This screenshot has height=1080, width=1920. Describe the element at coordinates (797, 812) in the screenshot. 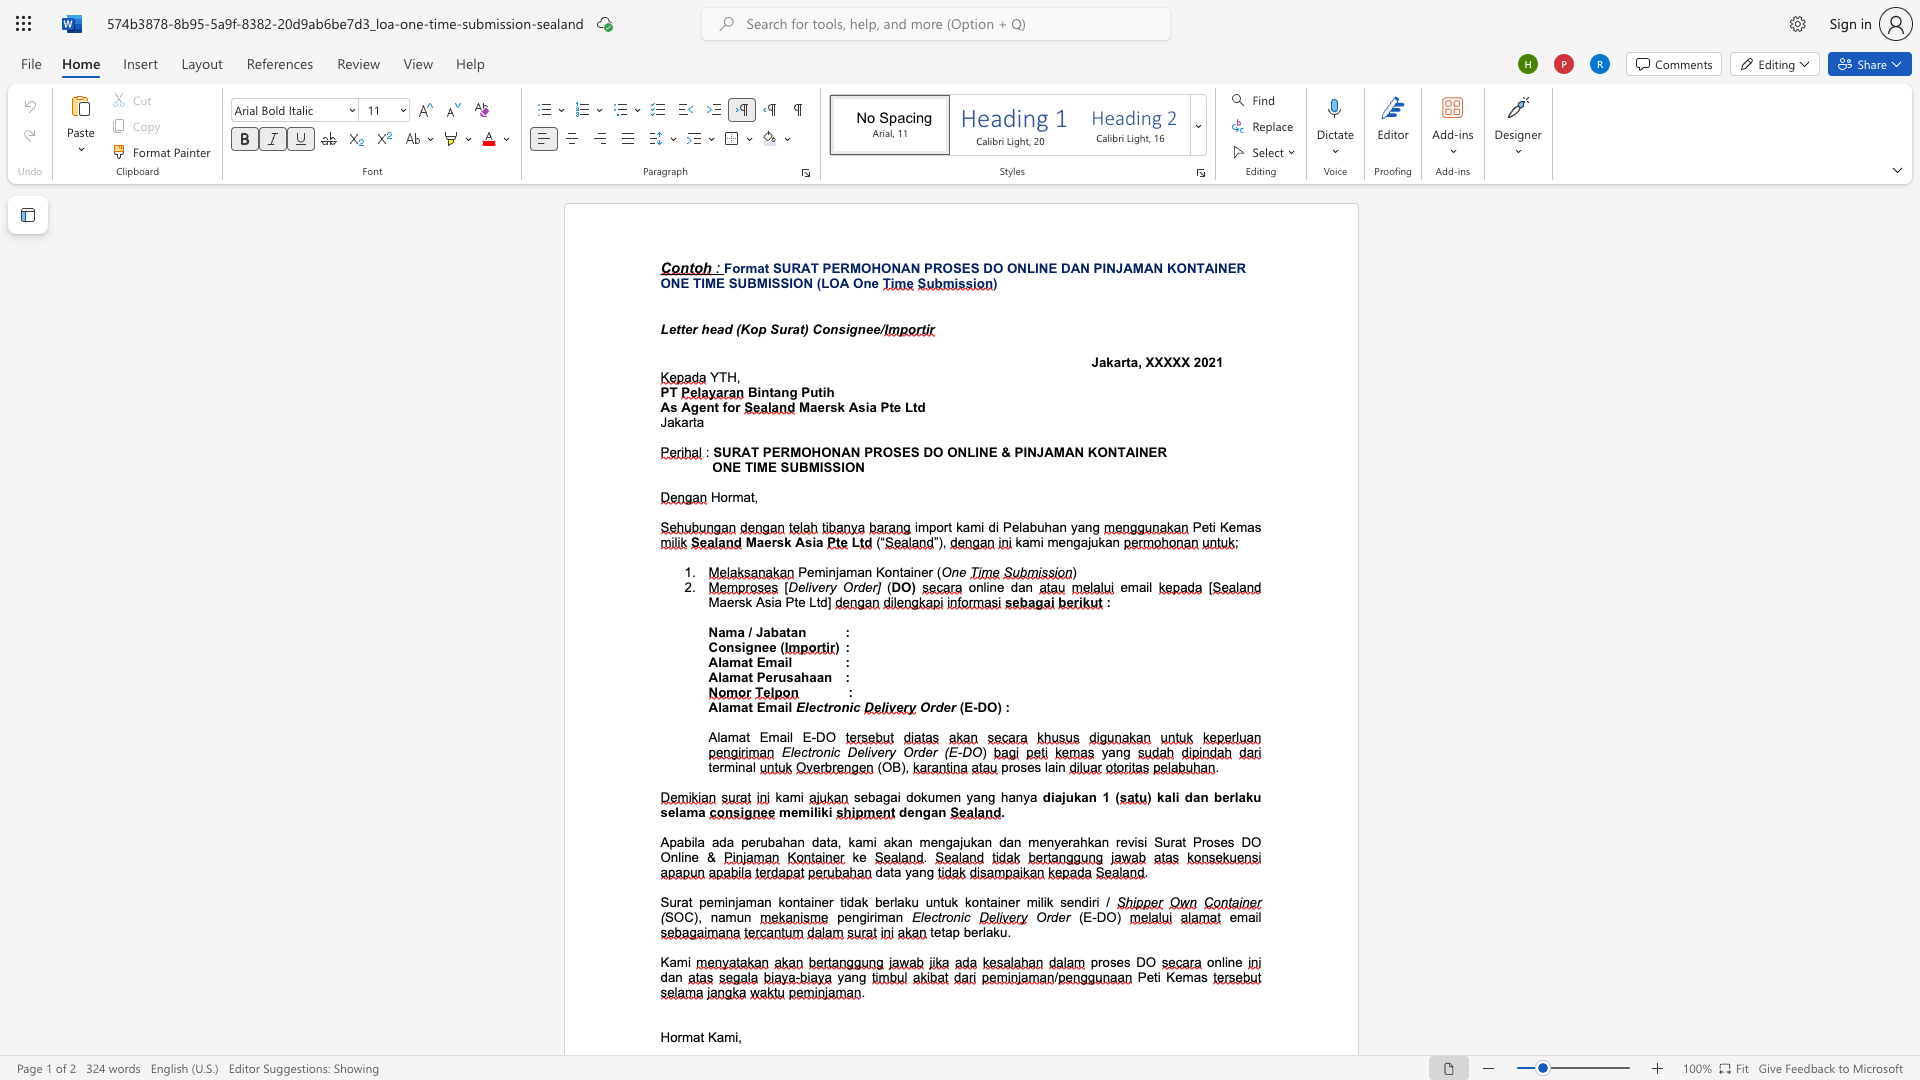

I see `the subset text "mi" within the text "memiliki"` at that location.